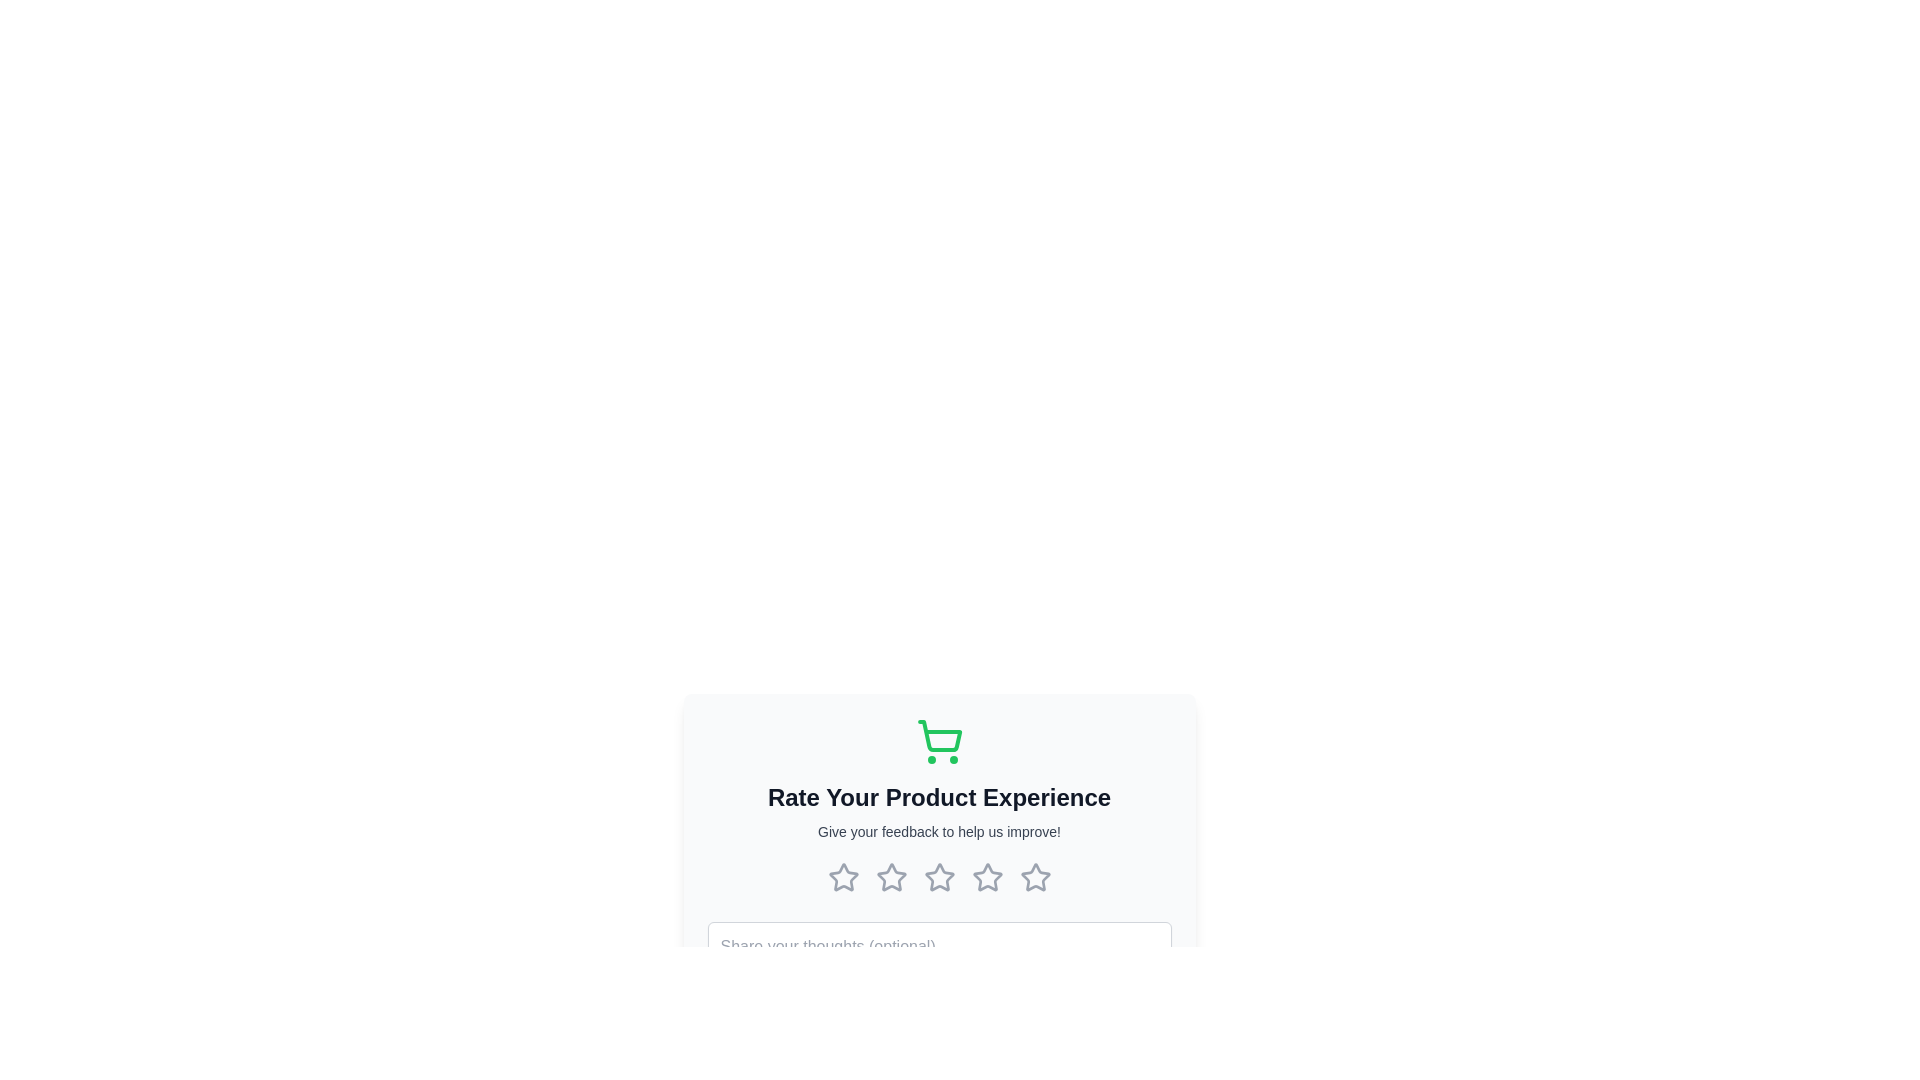  Describe the element at coordinates (938, 797) in the screenshot. I see `the static text header that prompts users to rate their product experience, which is located below the green shopping cart icon and above the explanatory text line` at that location.